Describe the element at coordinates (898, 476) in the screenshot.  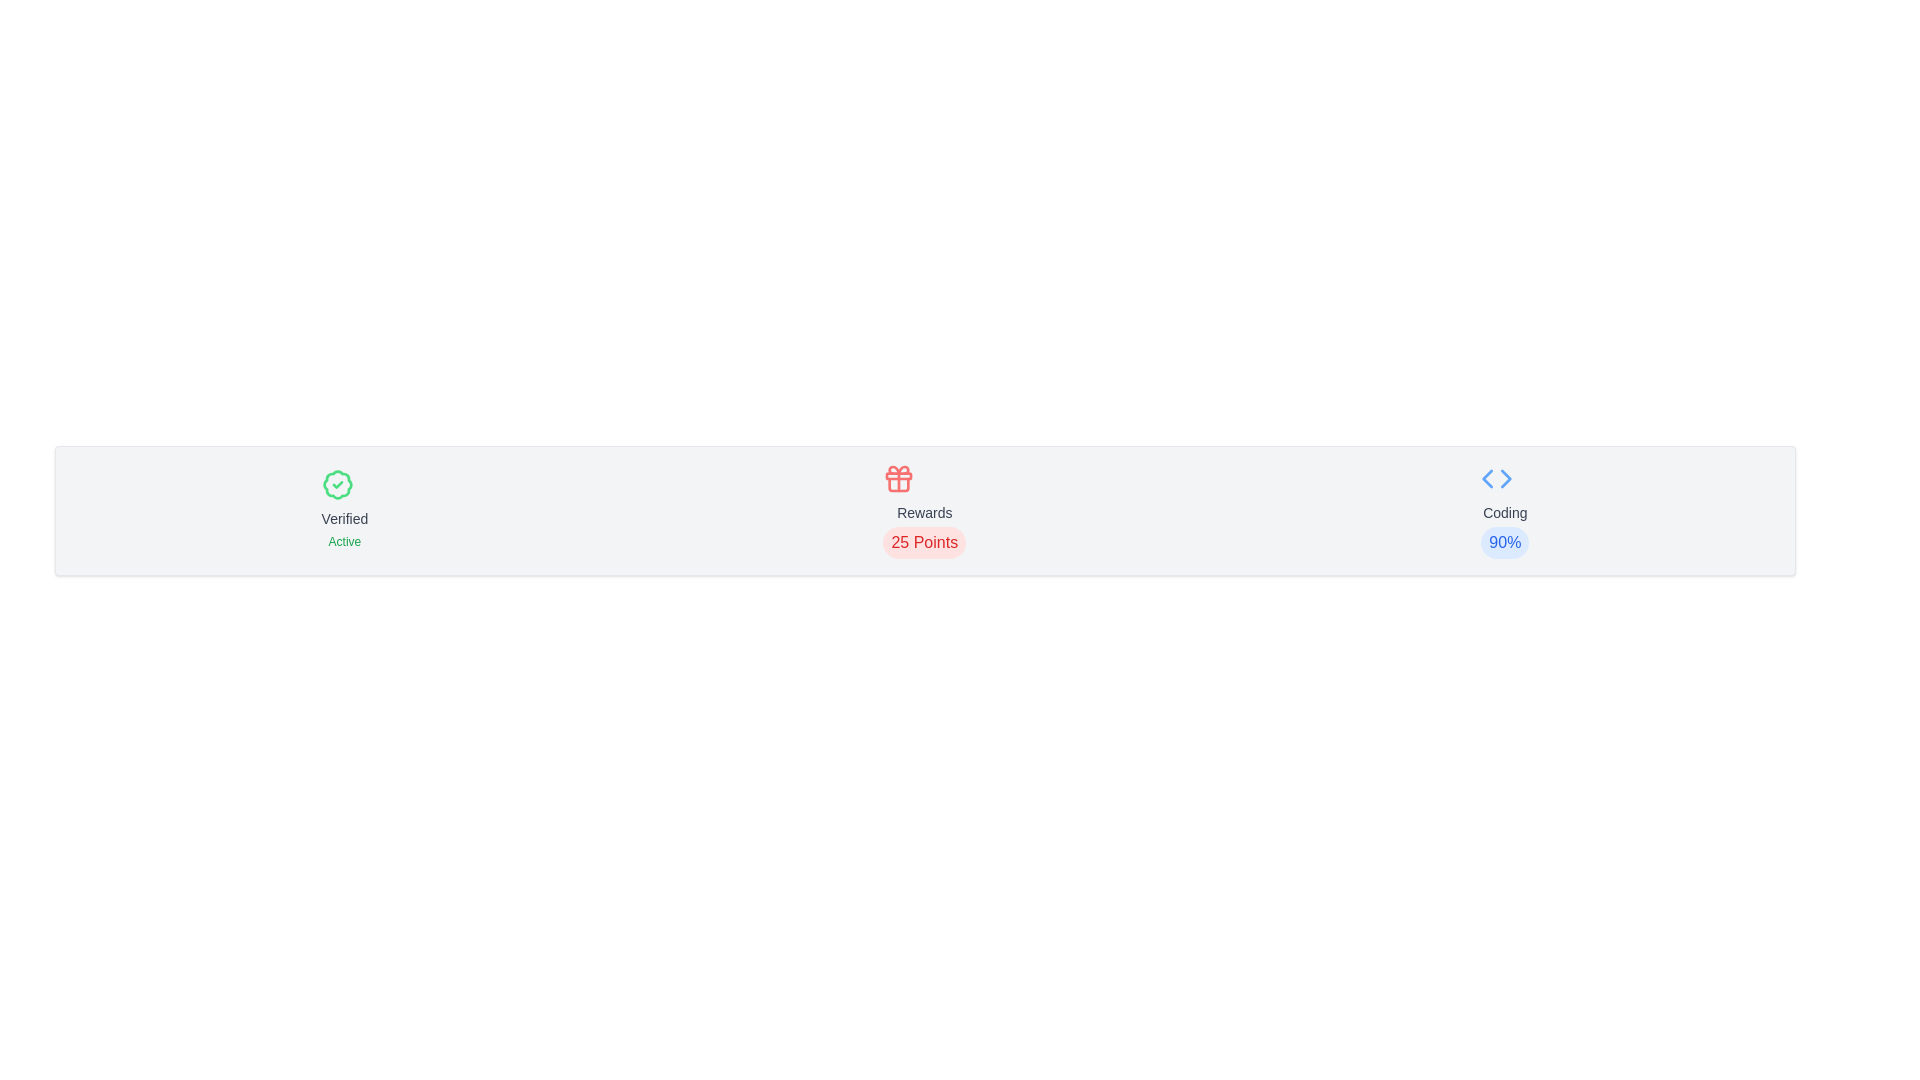
I see `the decorative graphical element that is part of the gift icon, specifically the horizontal bar across the middle of the gift box` at that location.